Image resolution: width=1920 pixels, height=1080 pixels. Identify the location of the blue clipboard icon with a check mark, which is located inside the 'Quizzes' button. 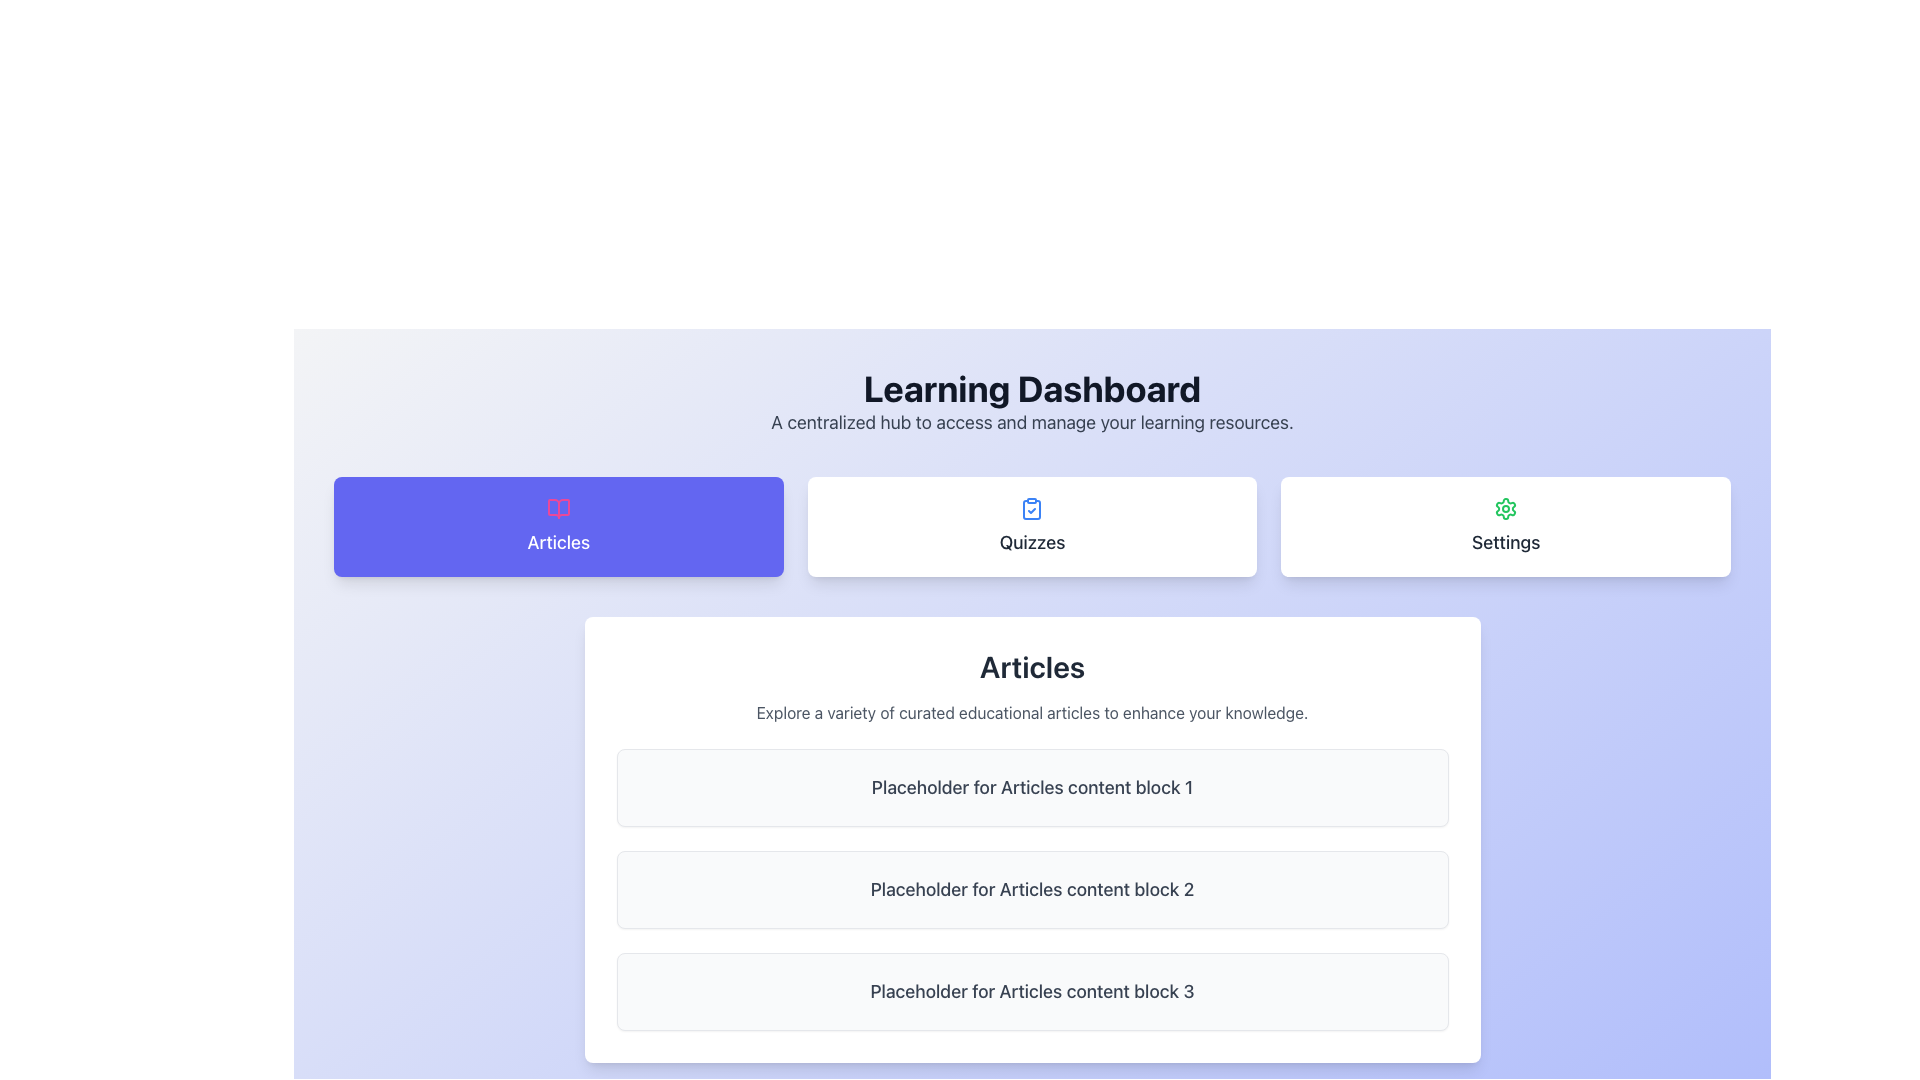
(1032, 508).